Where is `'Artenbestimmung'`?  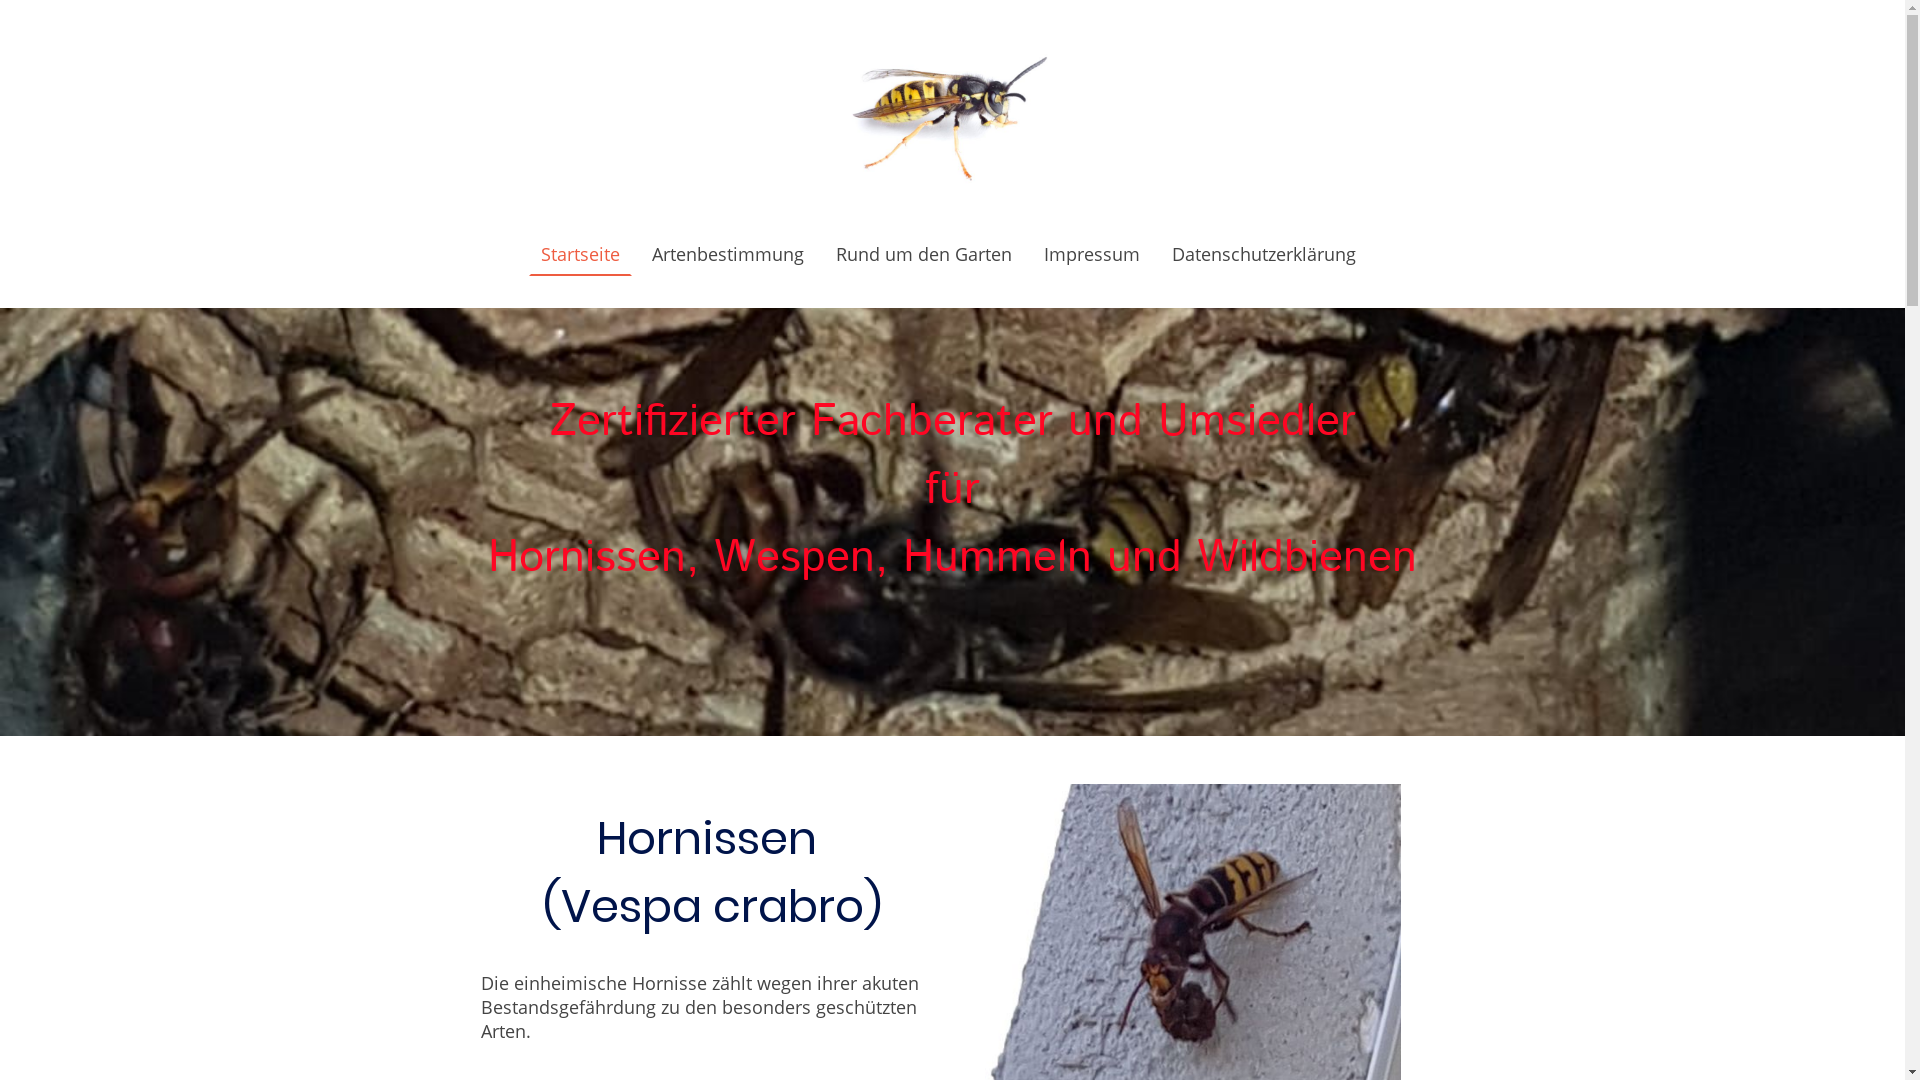
'Artenbestimmung' is located at coordinates (642, 253).